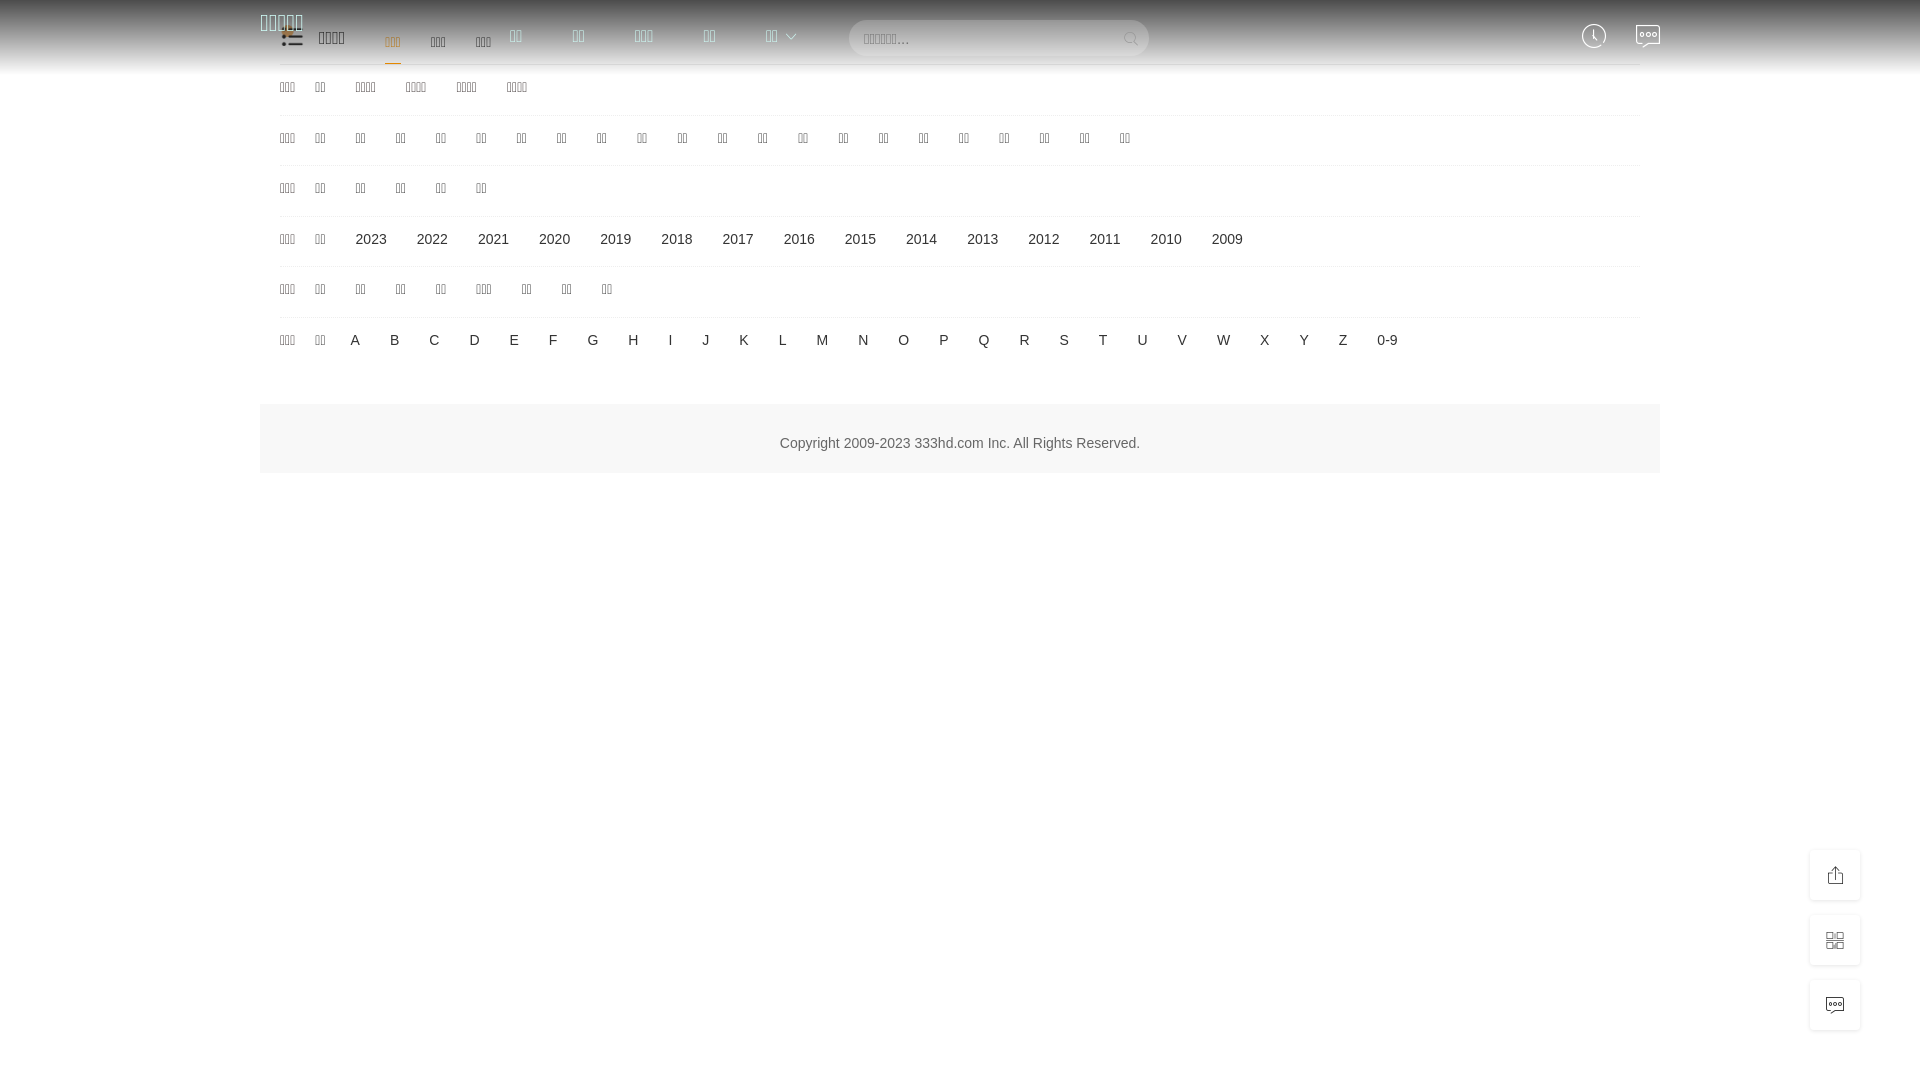 This screenshot has height=1080, width=1920. What do you see at coordinates (432, 339) in the screenshot?
I see `'C'` at bounding box center [432, 339].